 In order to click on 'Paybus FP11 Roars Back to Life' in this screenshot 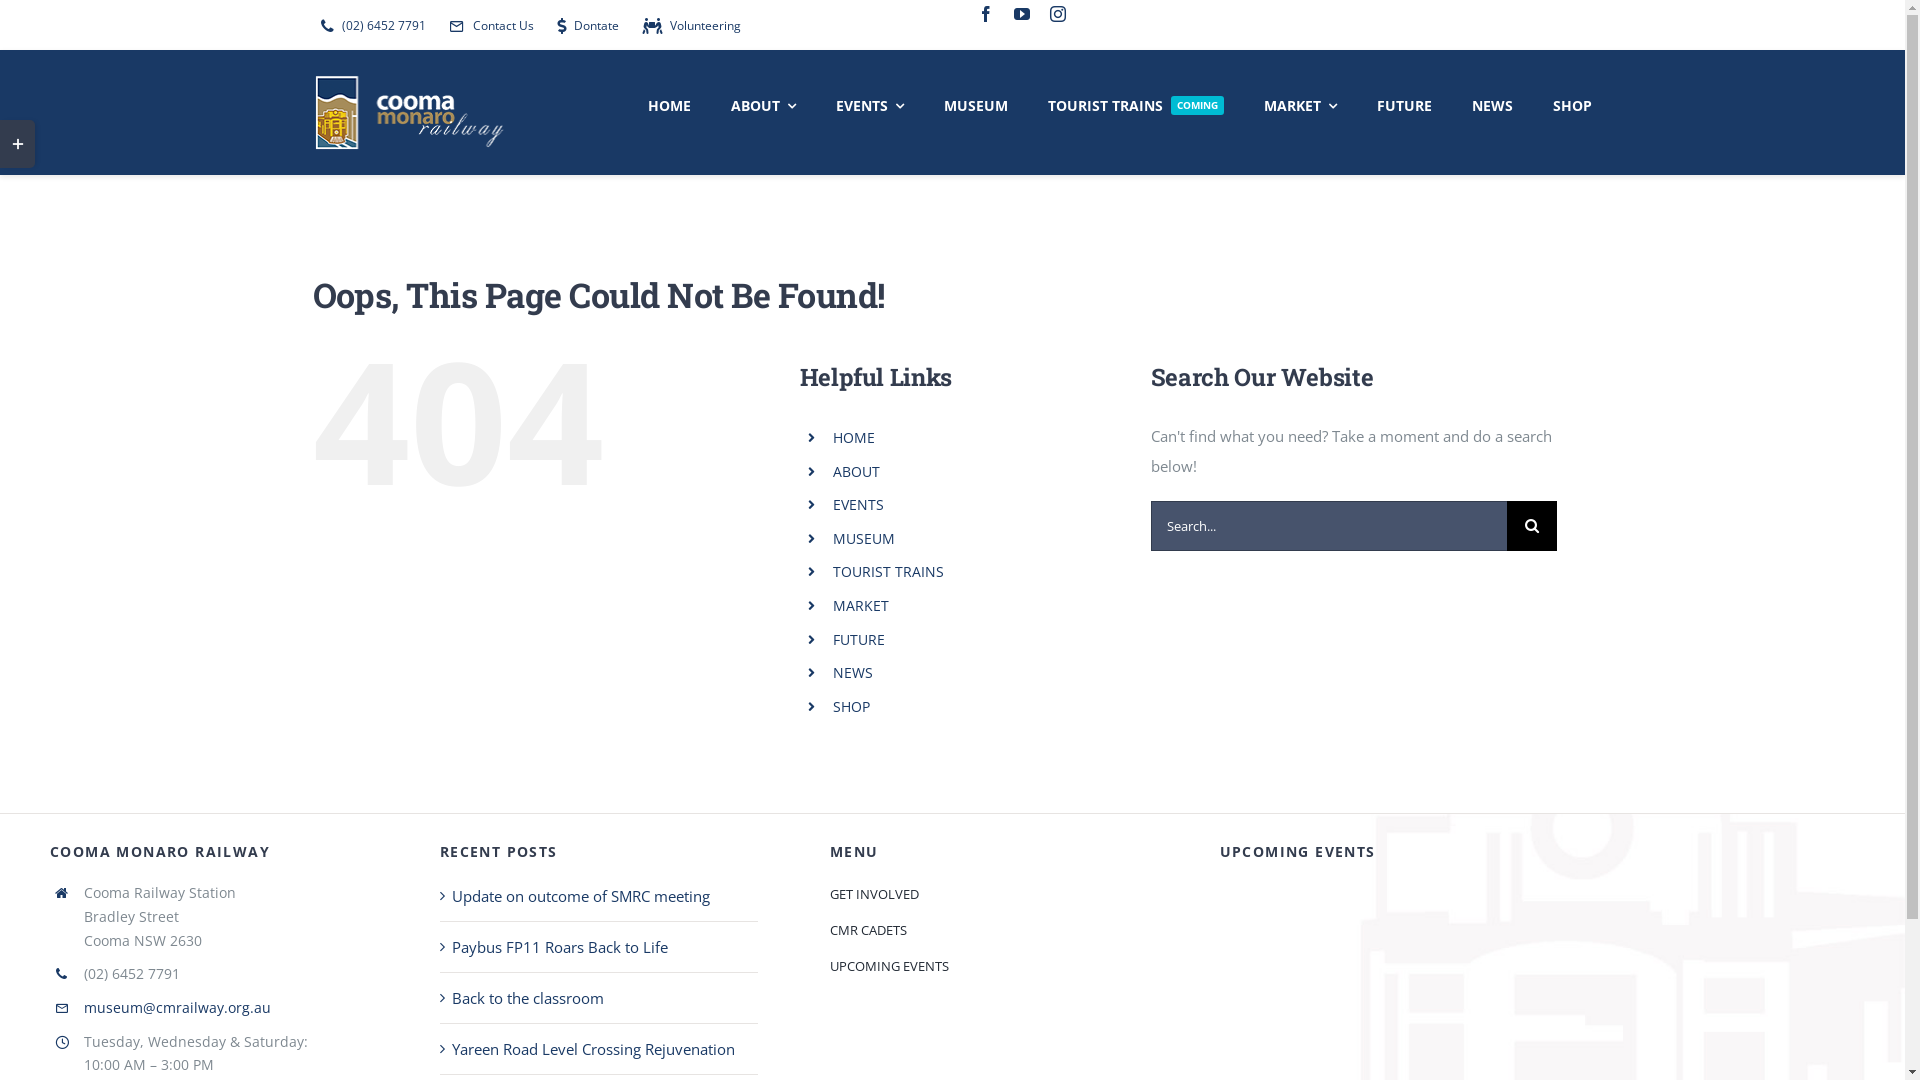, I will do `click(560, 946)`.